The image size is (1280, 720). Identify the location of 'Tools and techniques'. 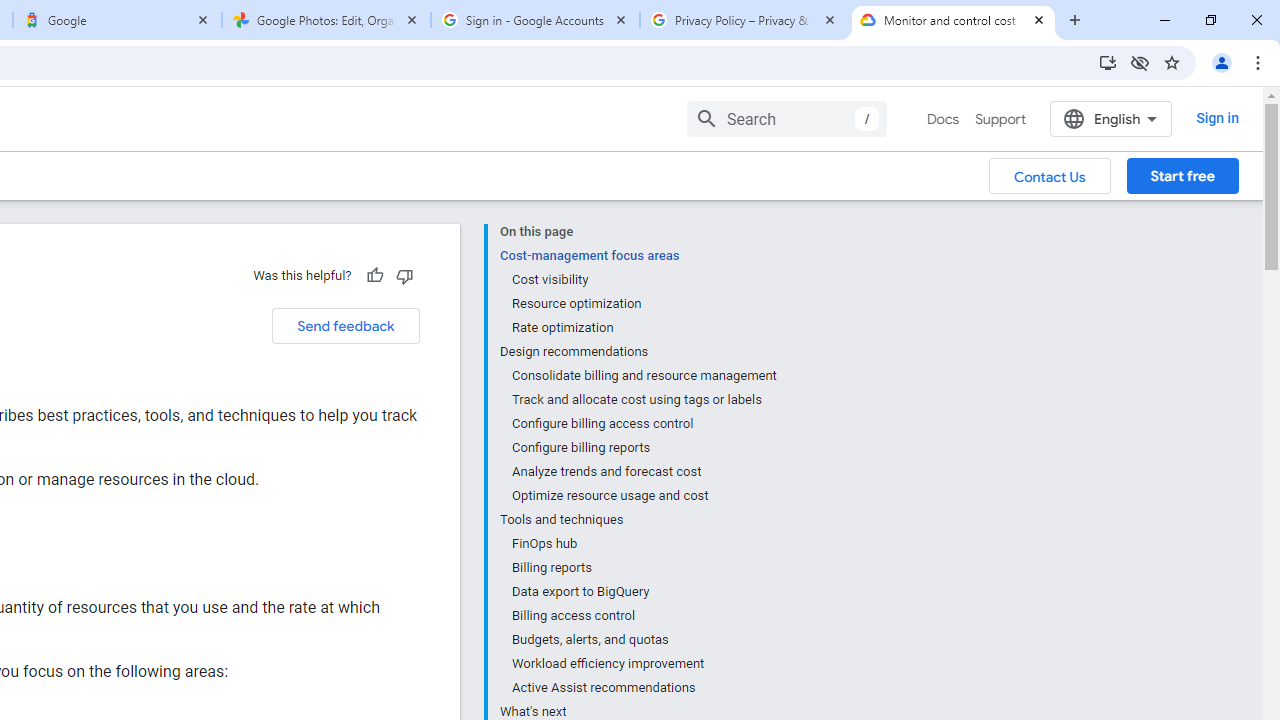
(637, 519).